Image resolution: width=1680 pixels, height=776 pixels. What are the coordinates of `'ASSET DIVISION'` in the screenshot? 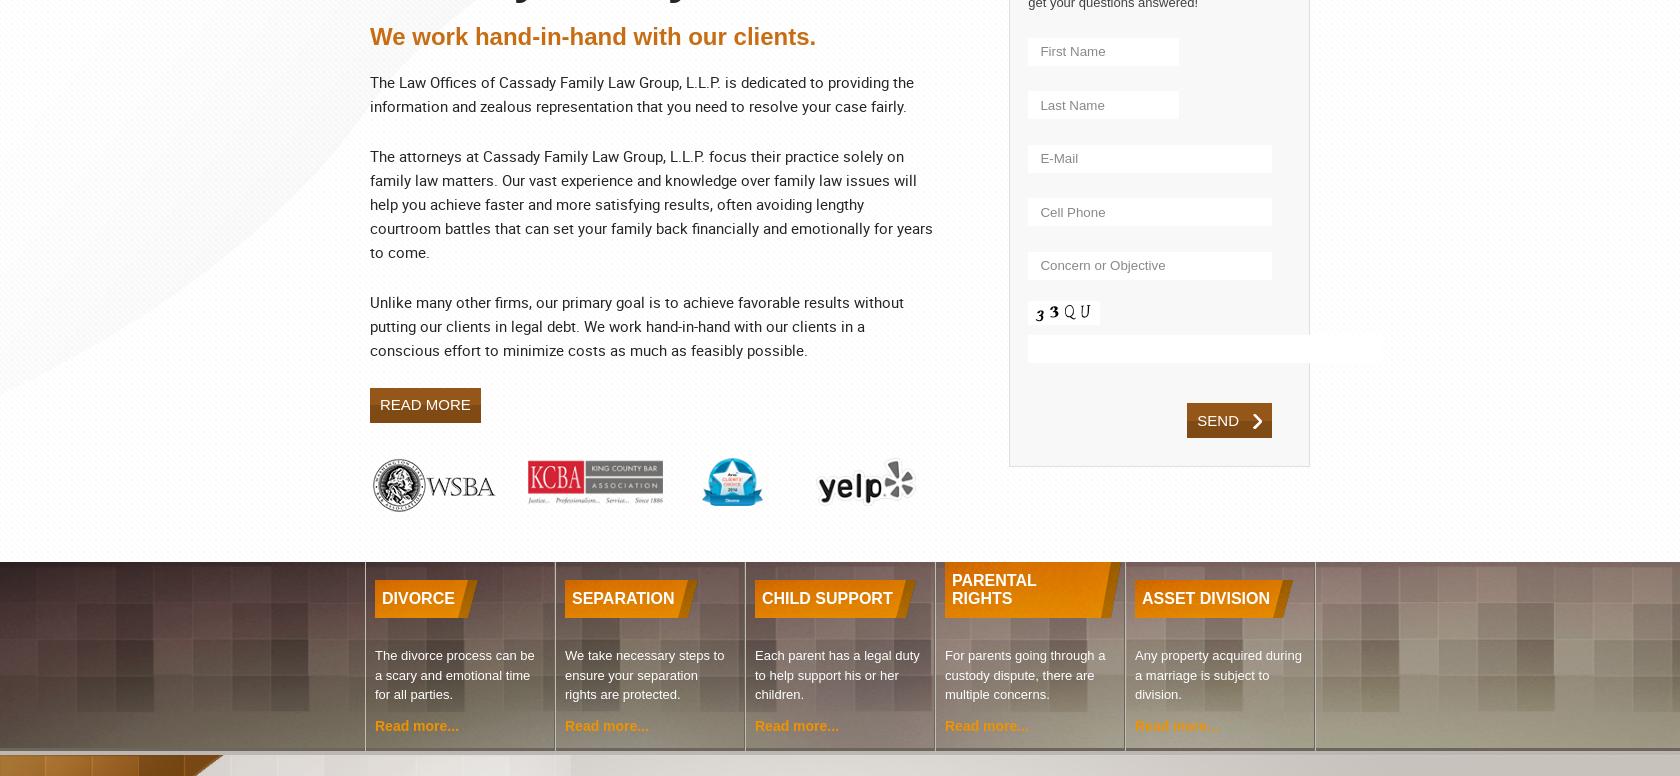 It's located at (1206, 598).